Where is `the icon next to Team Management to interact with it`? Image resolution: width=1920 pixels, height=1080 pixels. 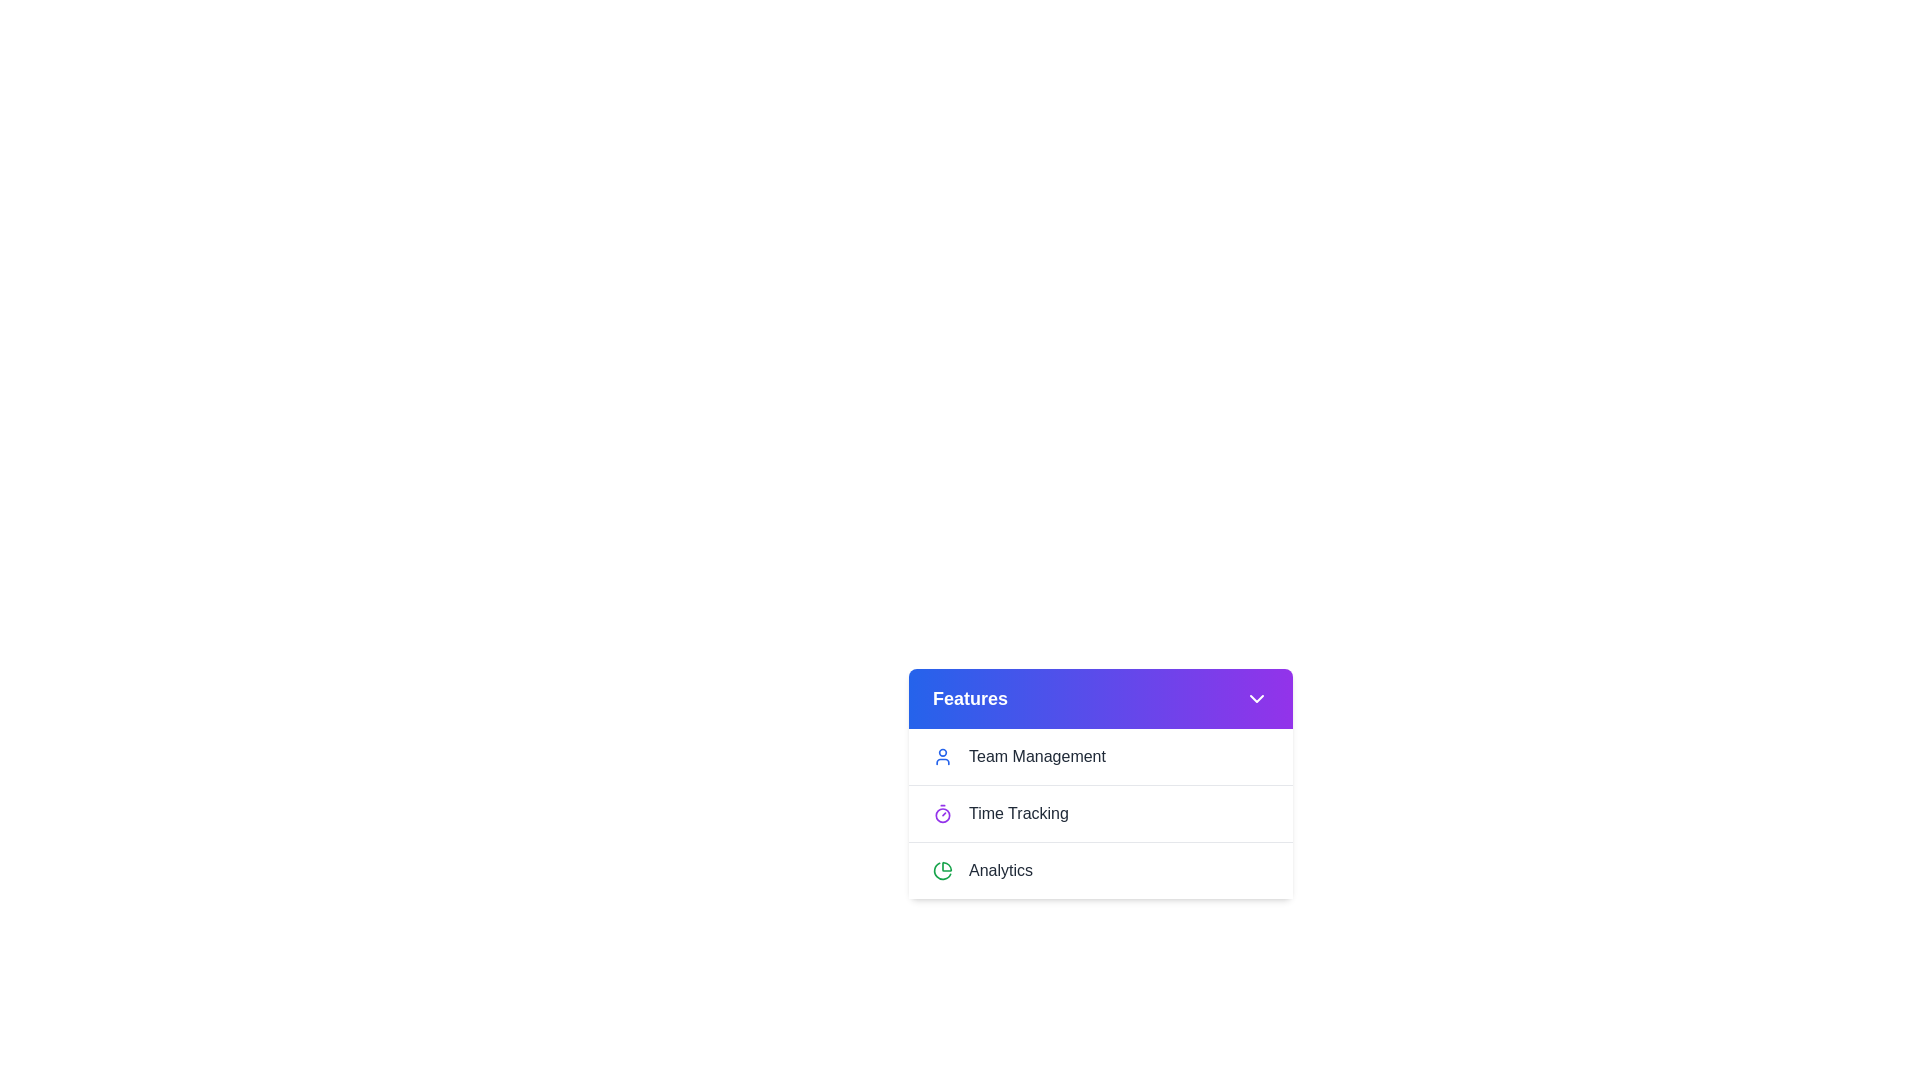 the icon next to Team Management to interact with it is located at coordinates (941, 756).